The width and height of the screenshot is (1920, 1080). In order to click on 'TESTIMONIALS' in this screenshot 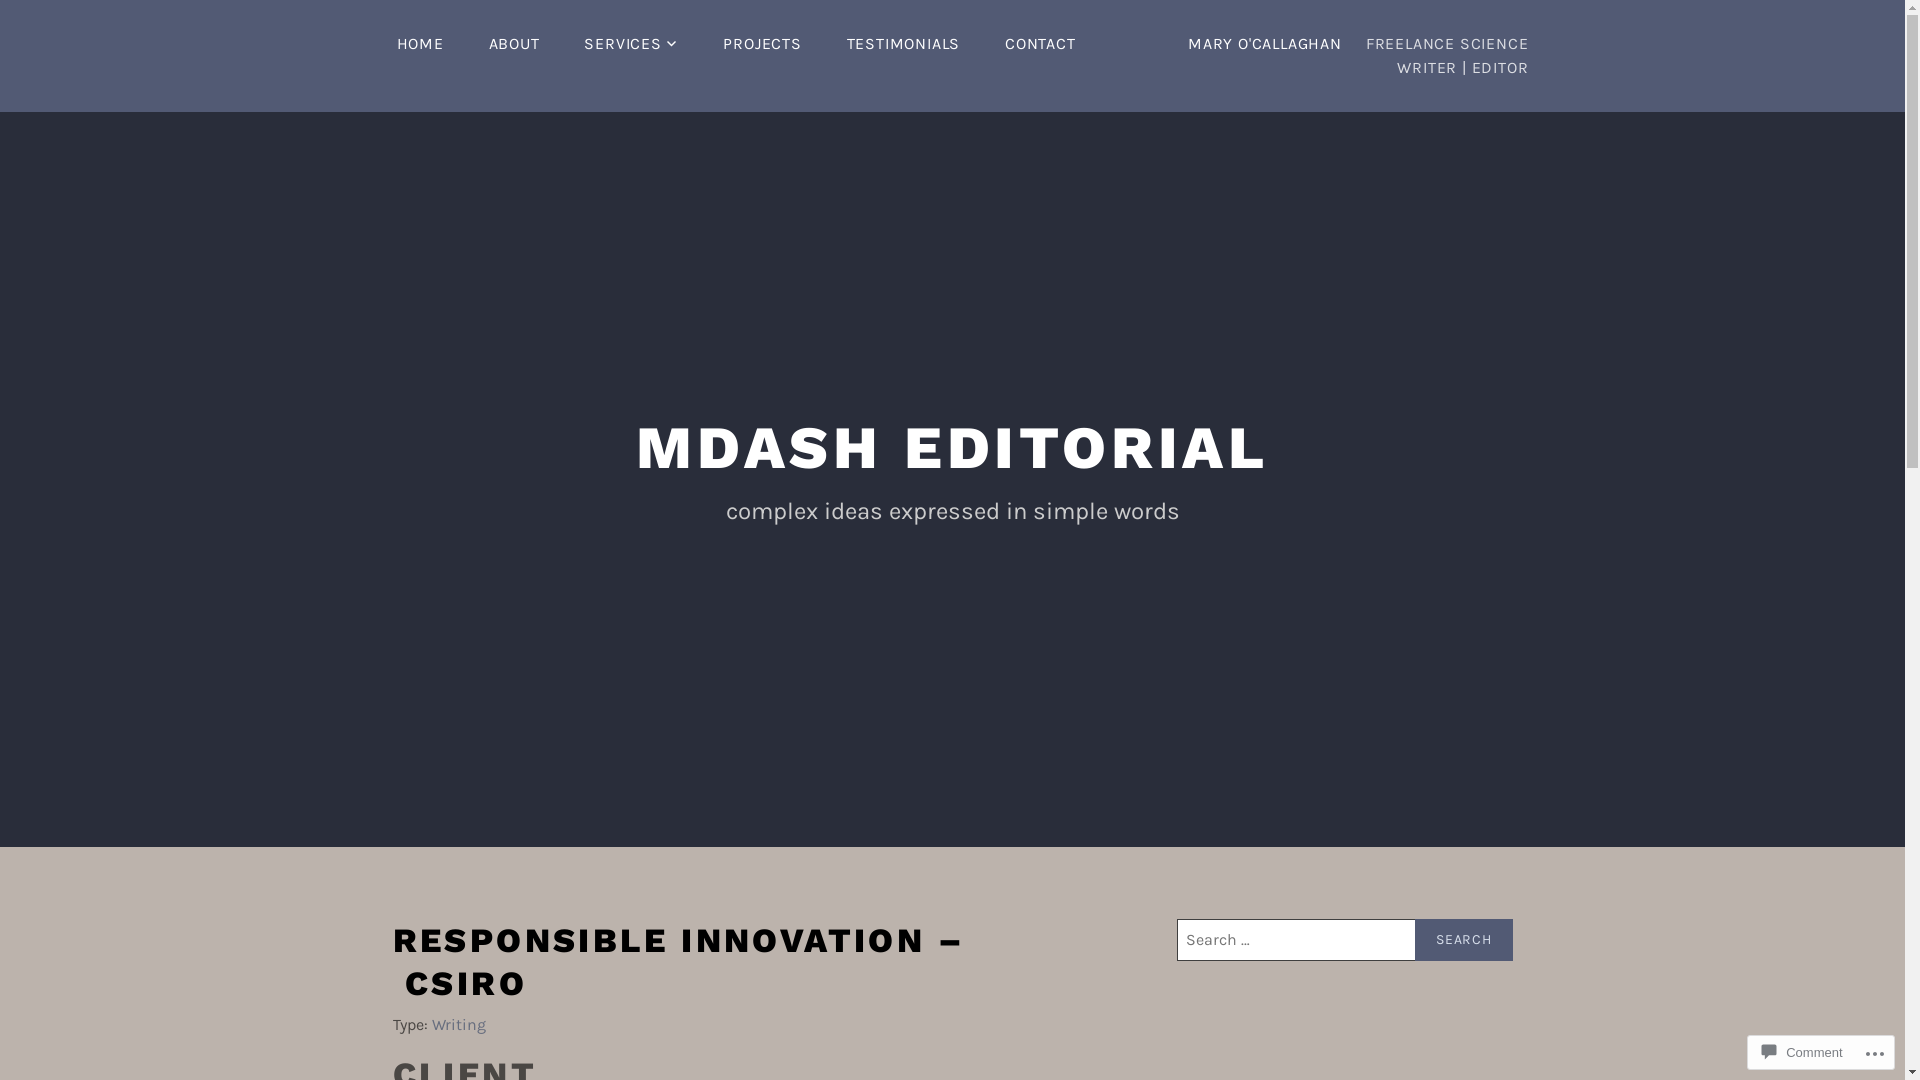, I will do `click(826, 43)`.